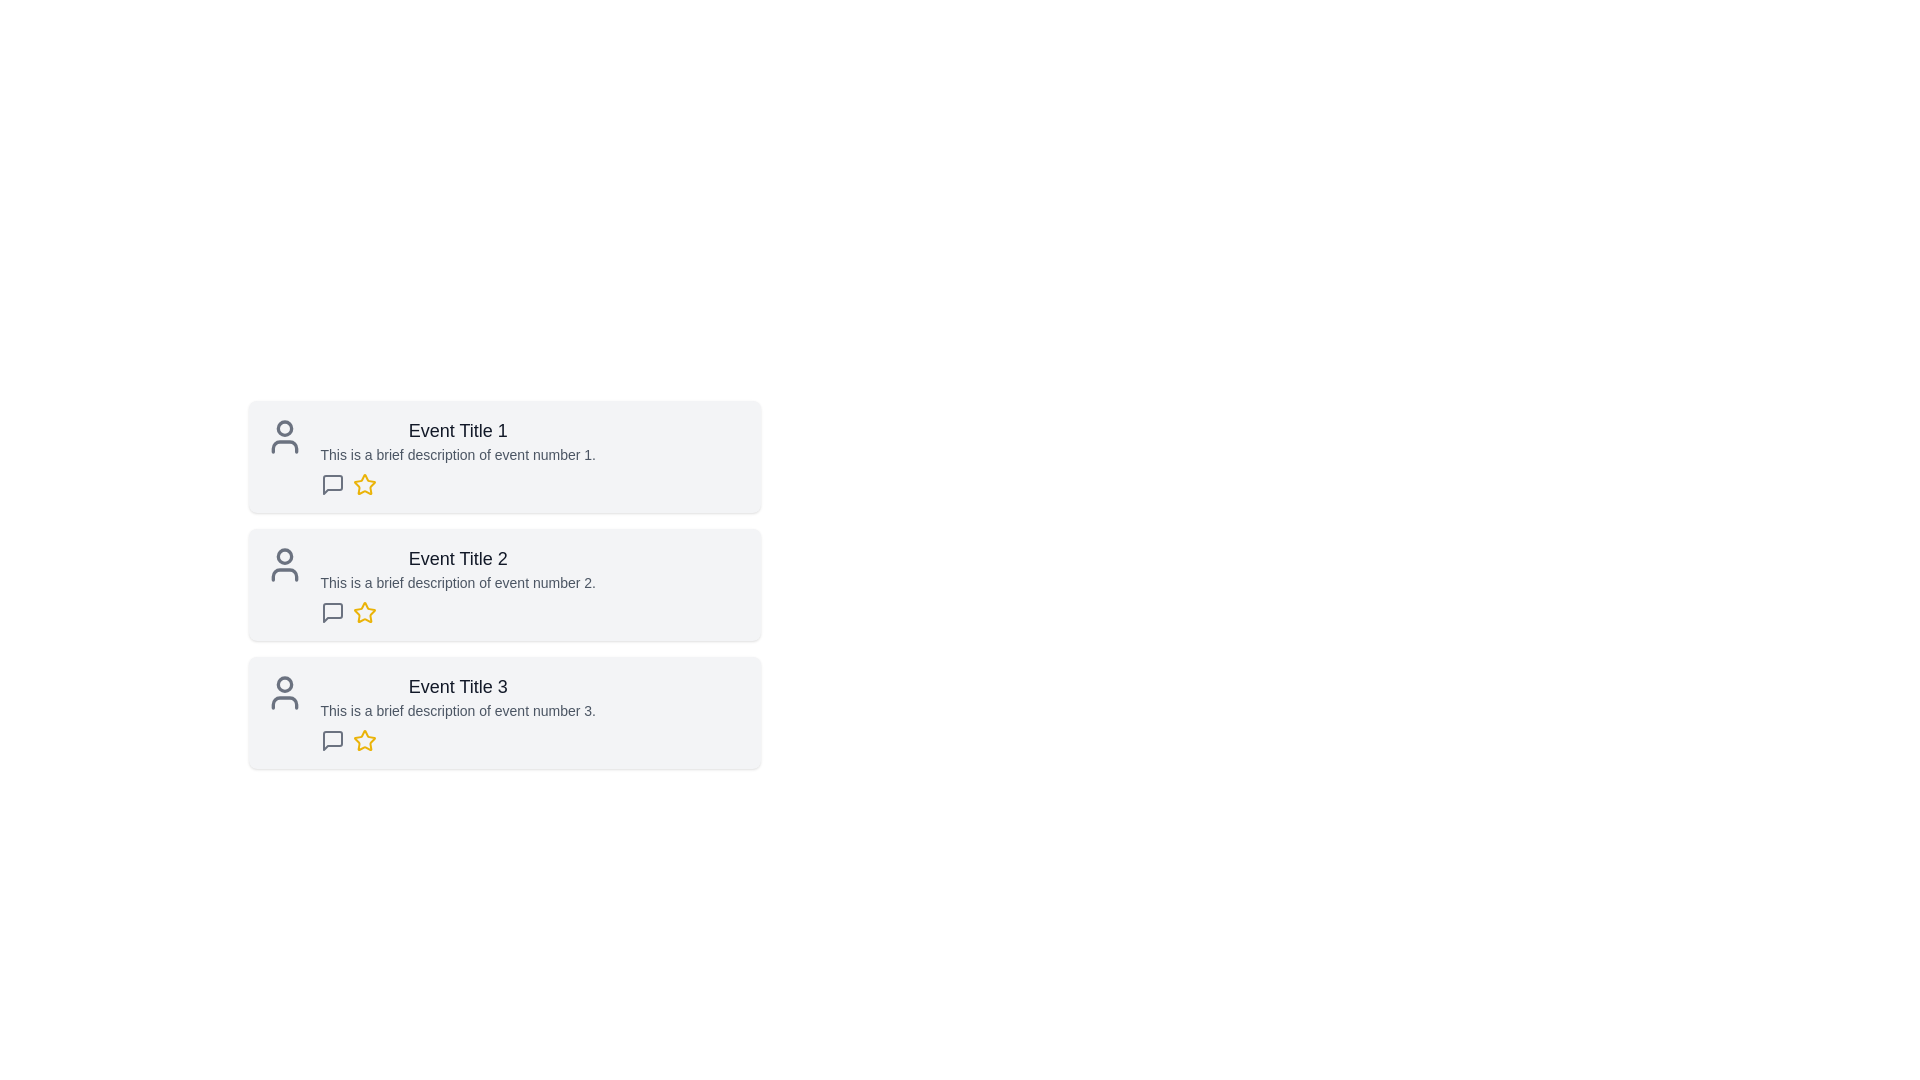  I want to click on the star icon located on the bottom-right segment of the row for 'Event Title 3', so click(364, 740).